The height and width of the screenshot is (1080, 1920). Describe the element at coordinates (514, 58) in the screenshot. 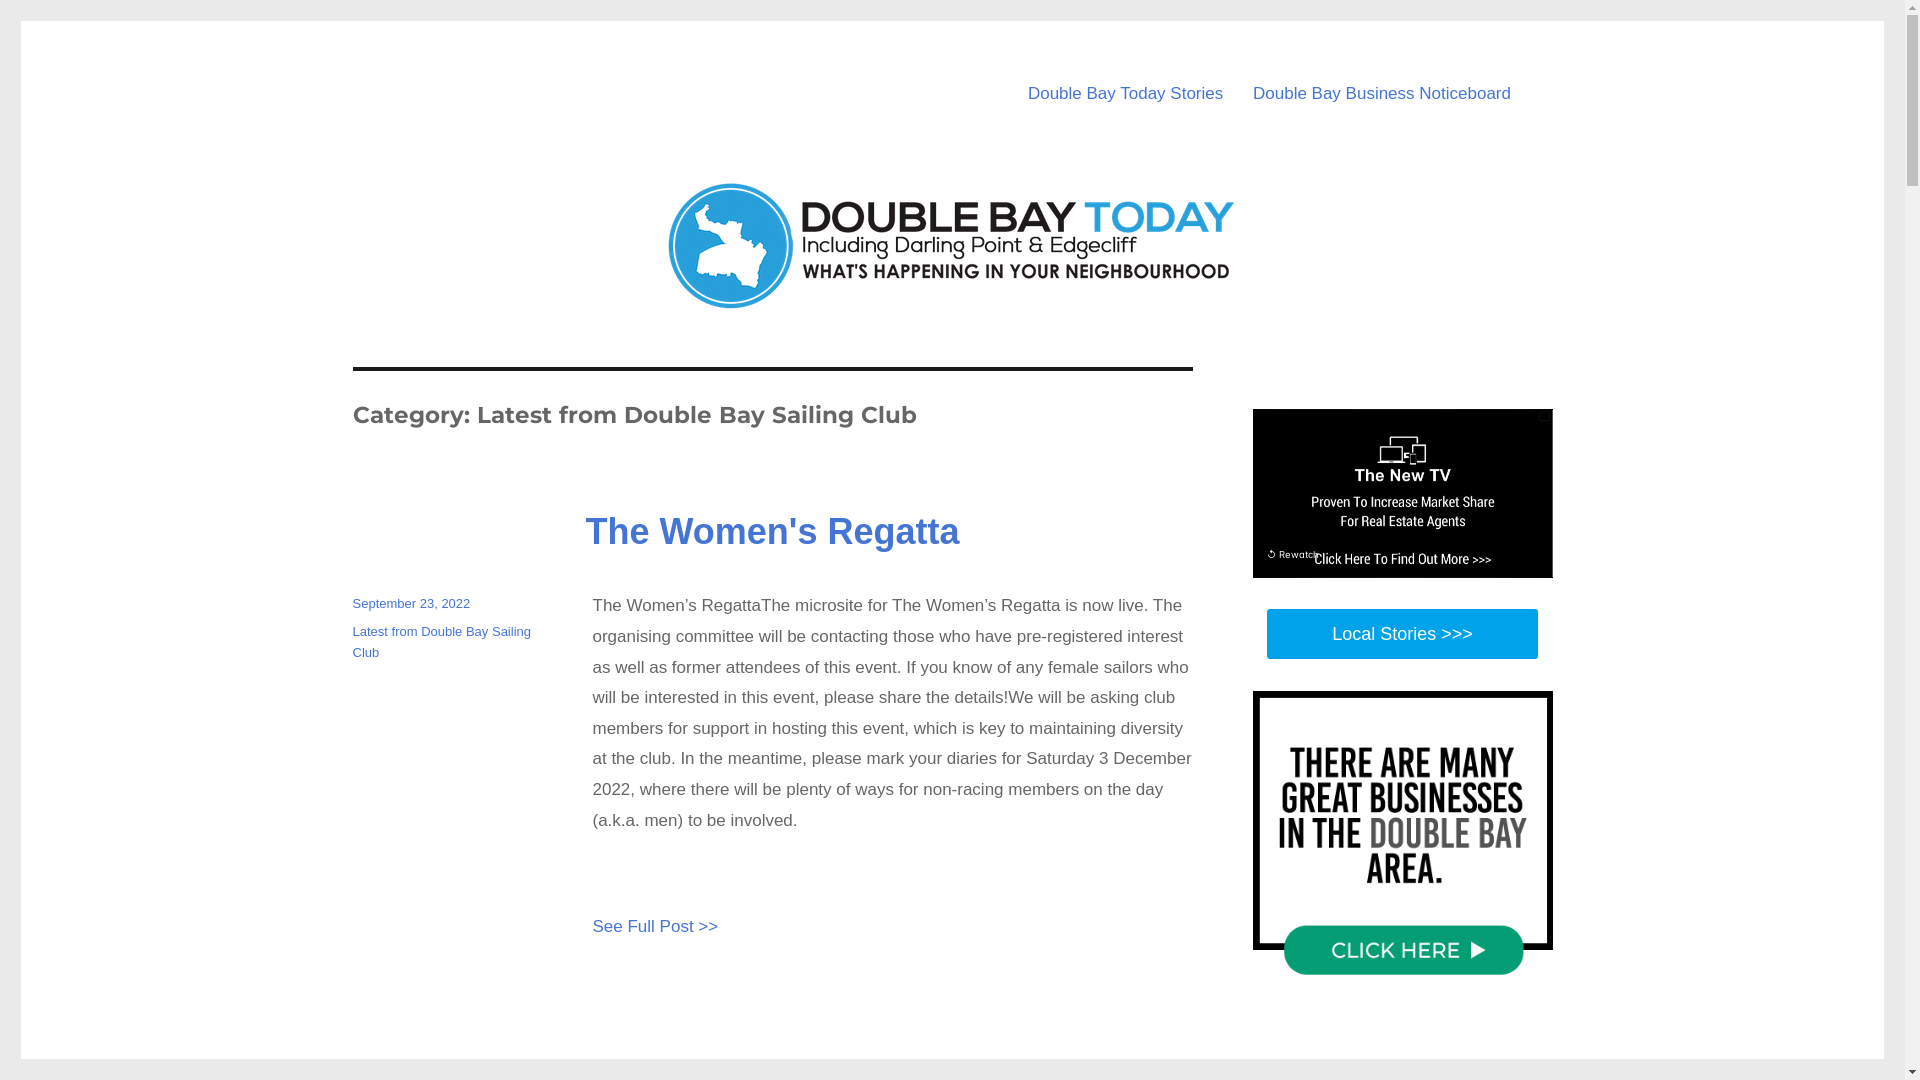

I see `'Double Bay Today'` at that location.